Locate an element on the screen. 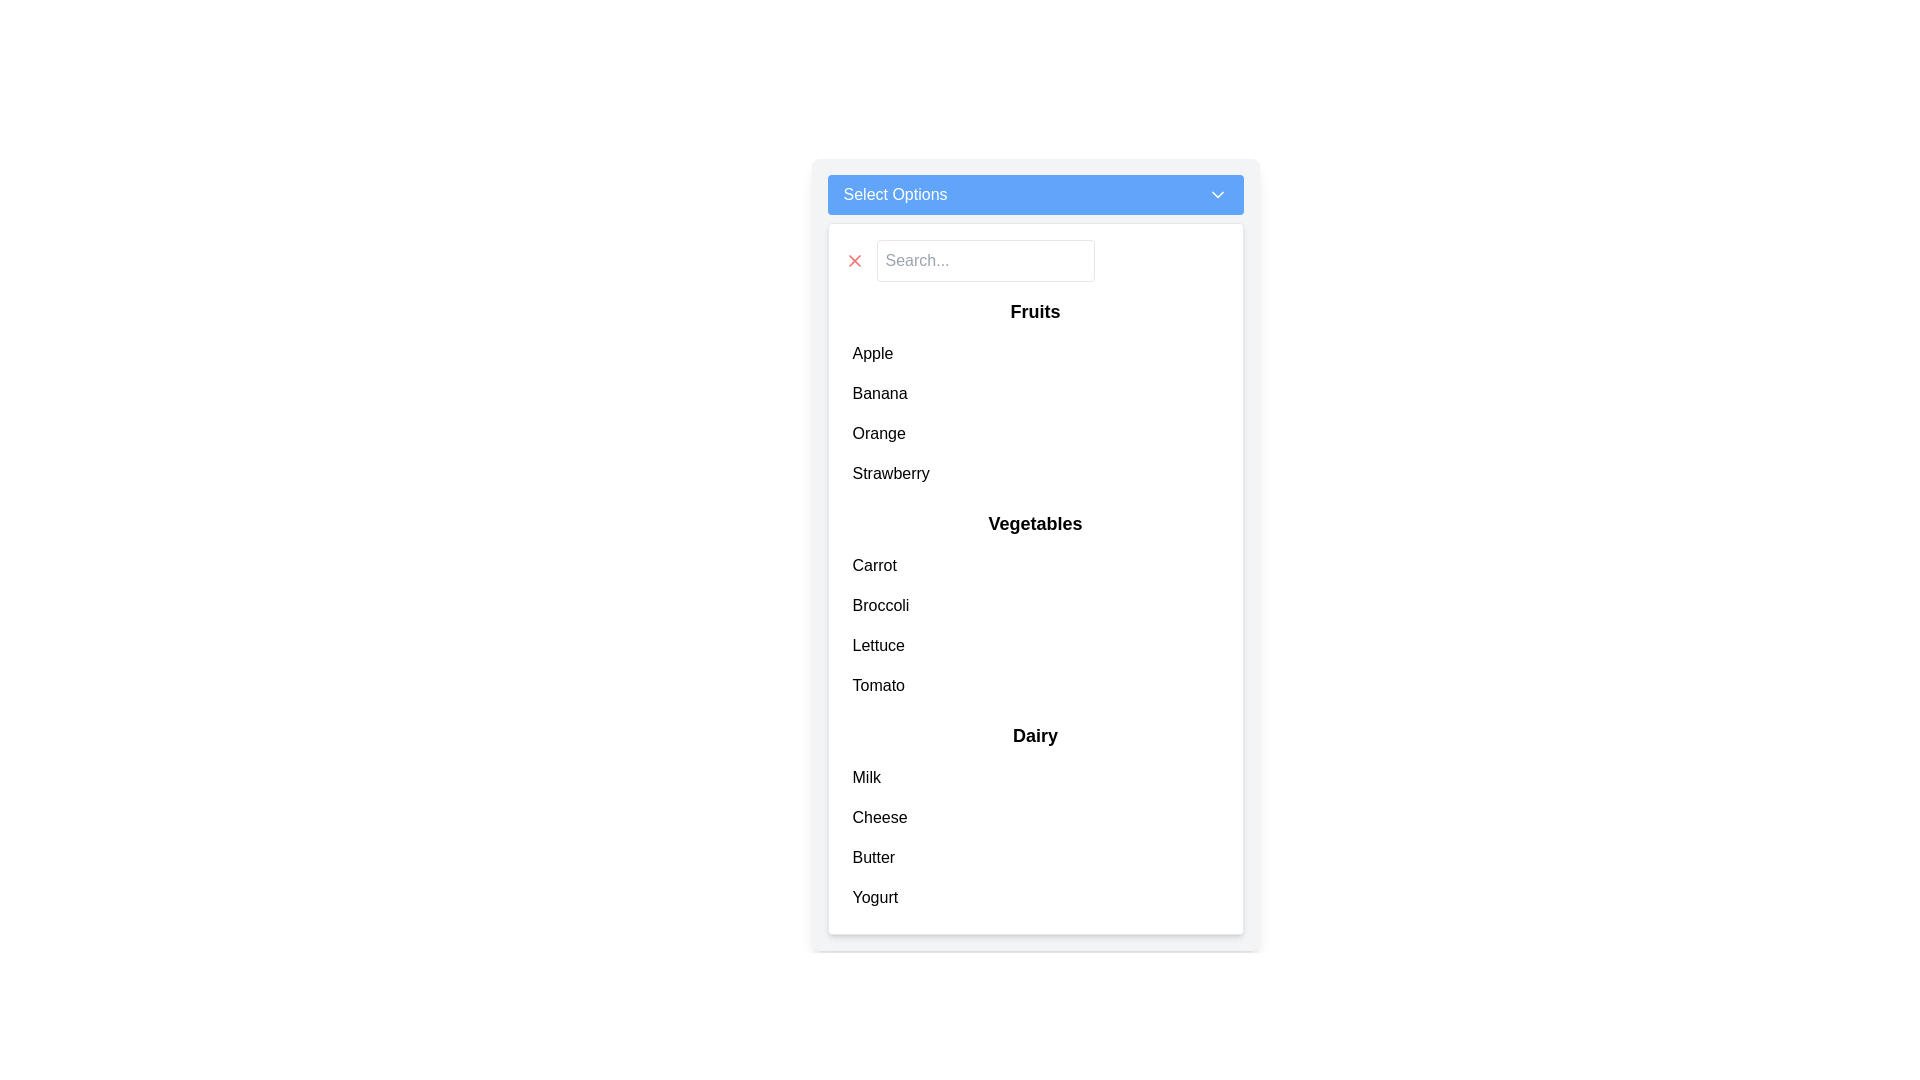 The width and height of the screenshot is (1920, 1080). text label displaying 'Vegetables', which is styled in bold and larger font, positioned at the top of the vegetable items subgroup is located at coordinates (1035, 523).